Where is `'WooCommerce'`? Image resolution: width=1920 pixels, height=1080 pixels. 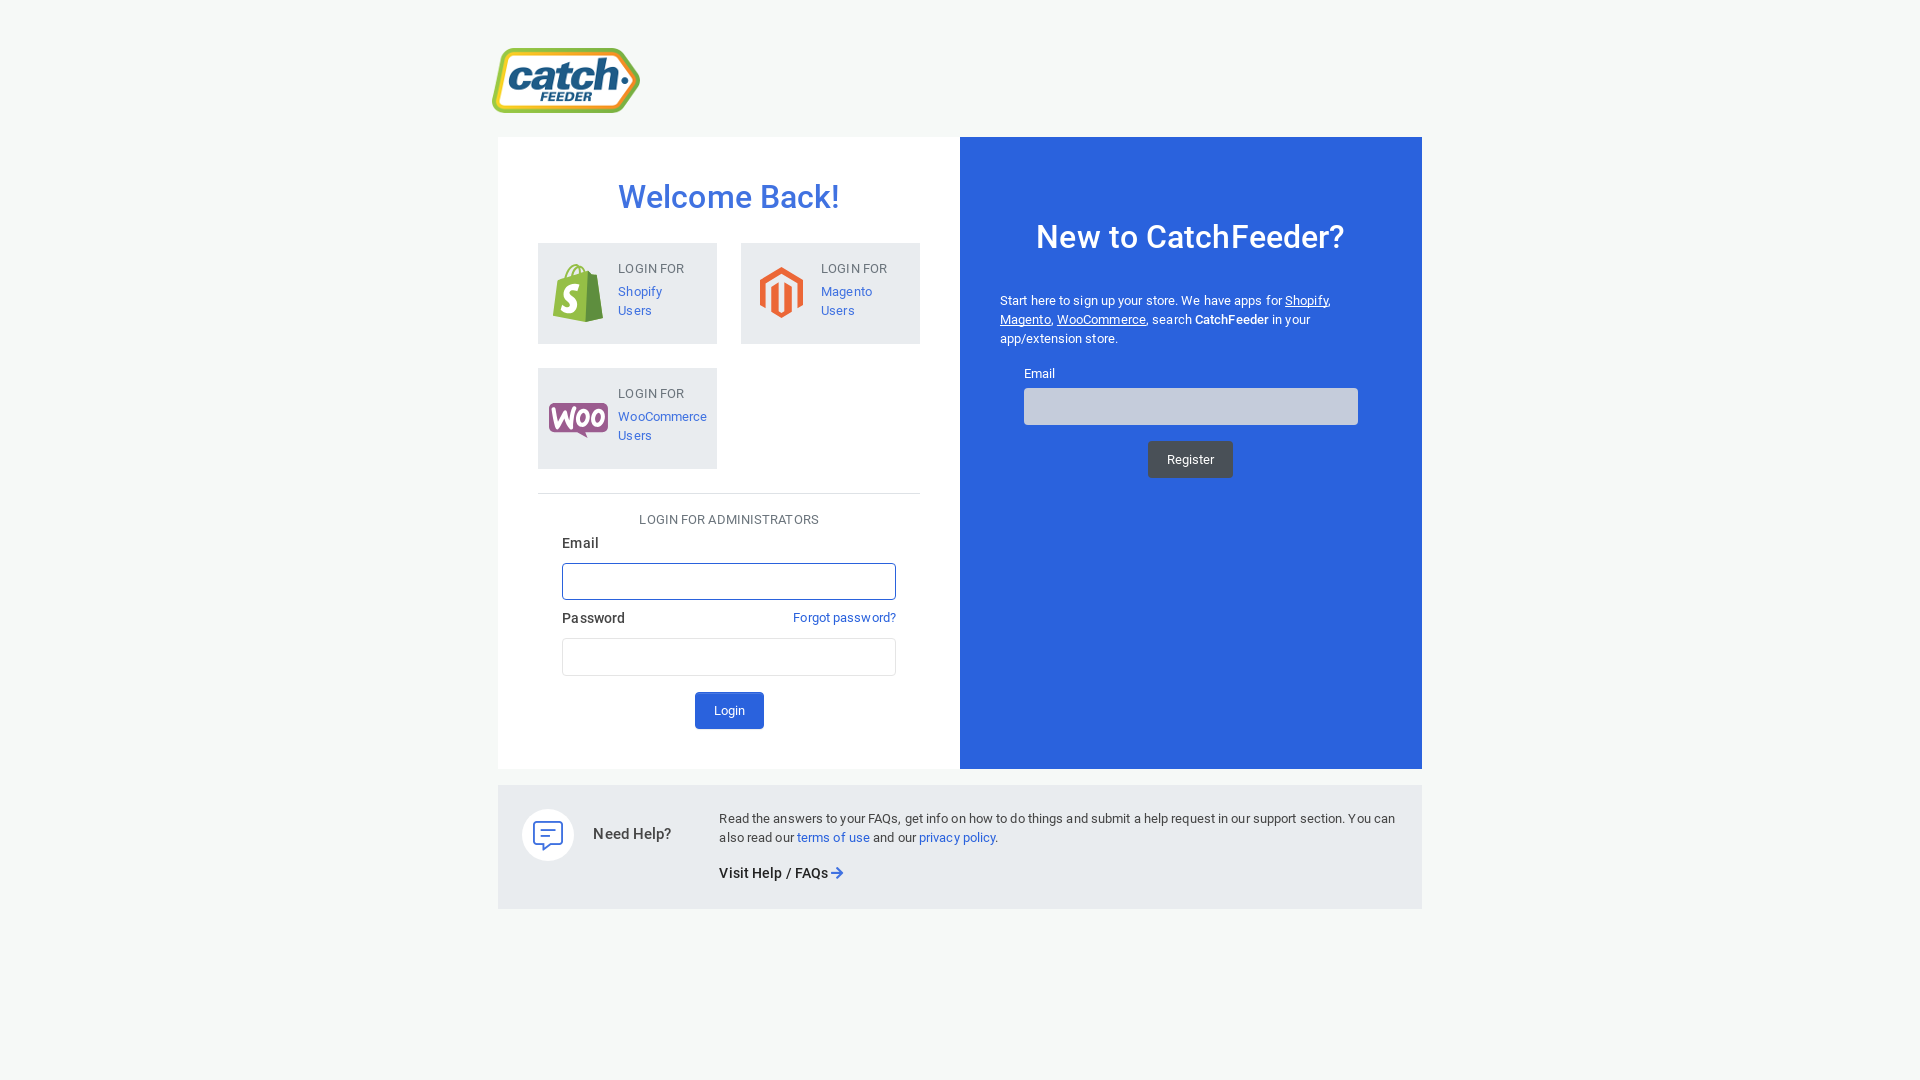
'WooCommerce' is located at coordinates (1100, 318).